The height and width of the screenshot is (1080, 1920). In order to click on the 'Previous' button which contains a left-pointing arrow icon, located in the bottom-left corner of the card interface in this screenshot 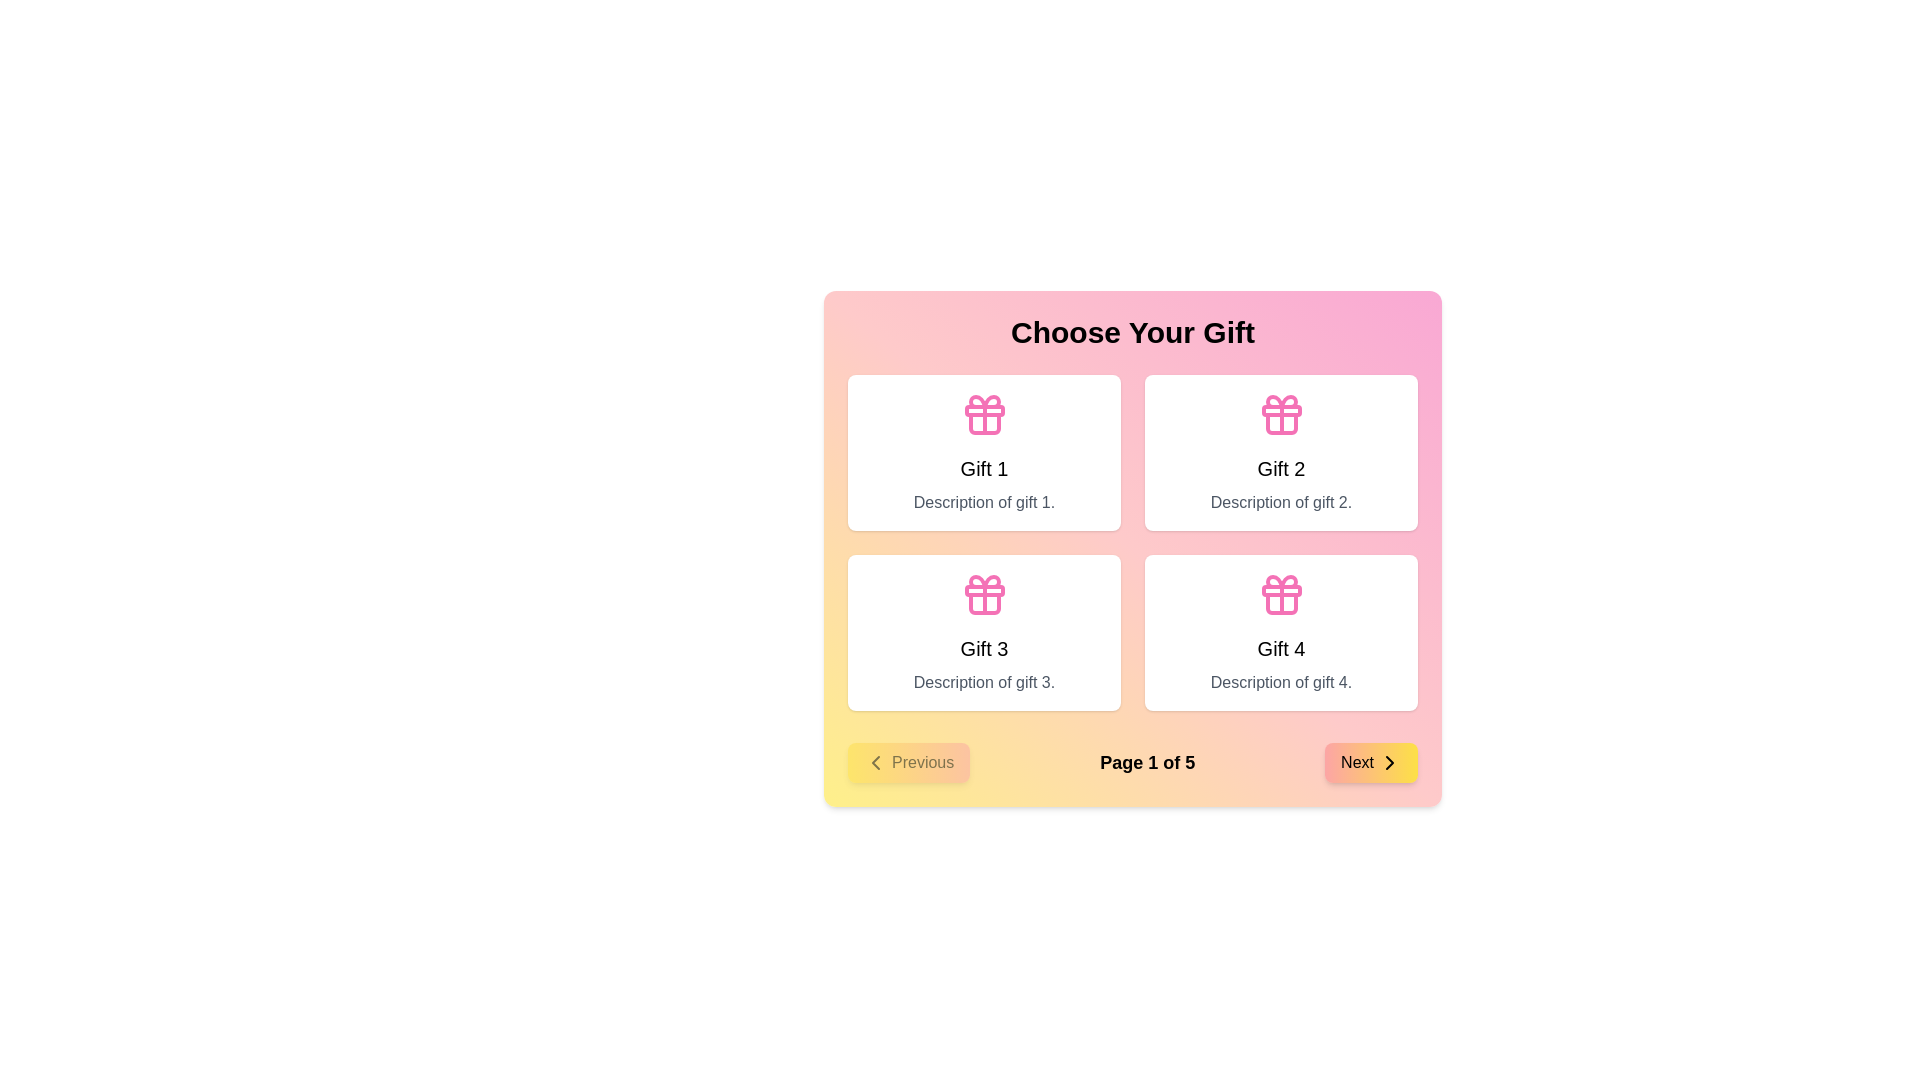, I will do `click(875, 763)`.